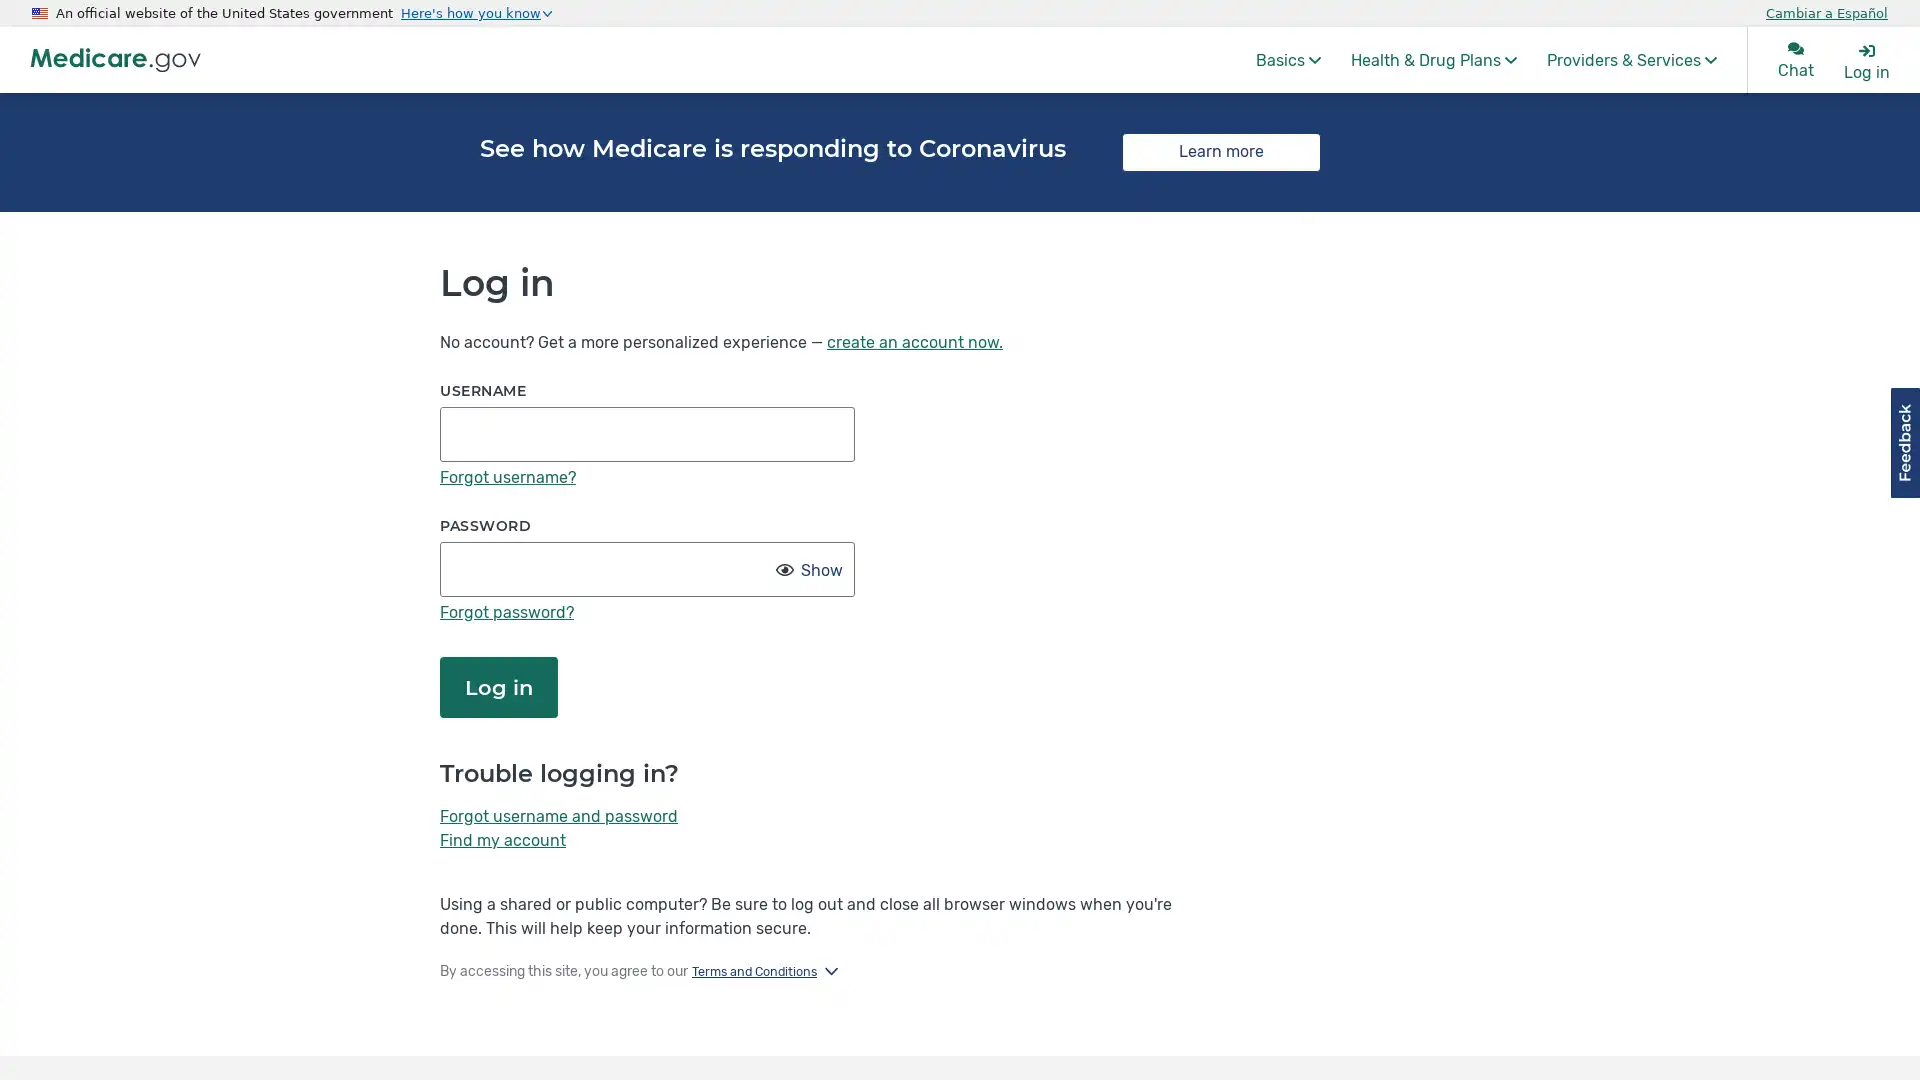  What do you see at coordinates (499, 685) in the screenshot?
I see `Log in` at bounding box center [499, 685].